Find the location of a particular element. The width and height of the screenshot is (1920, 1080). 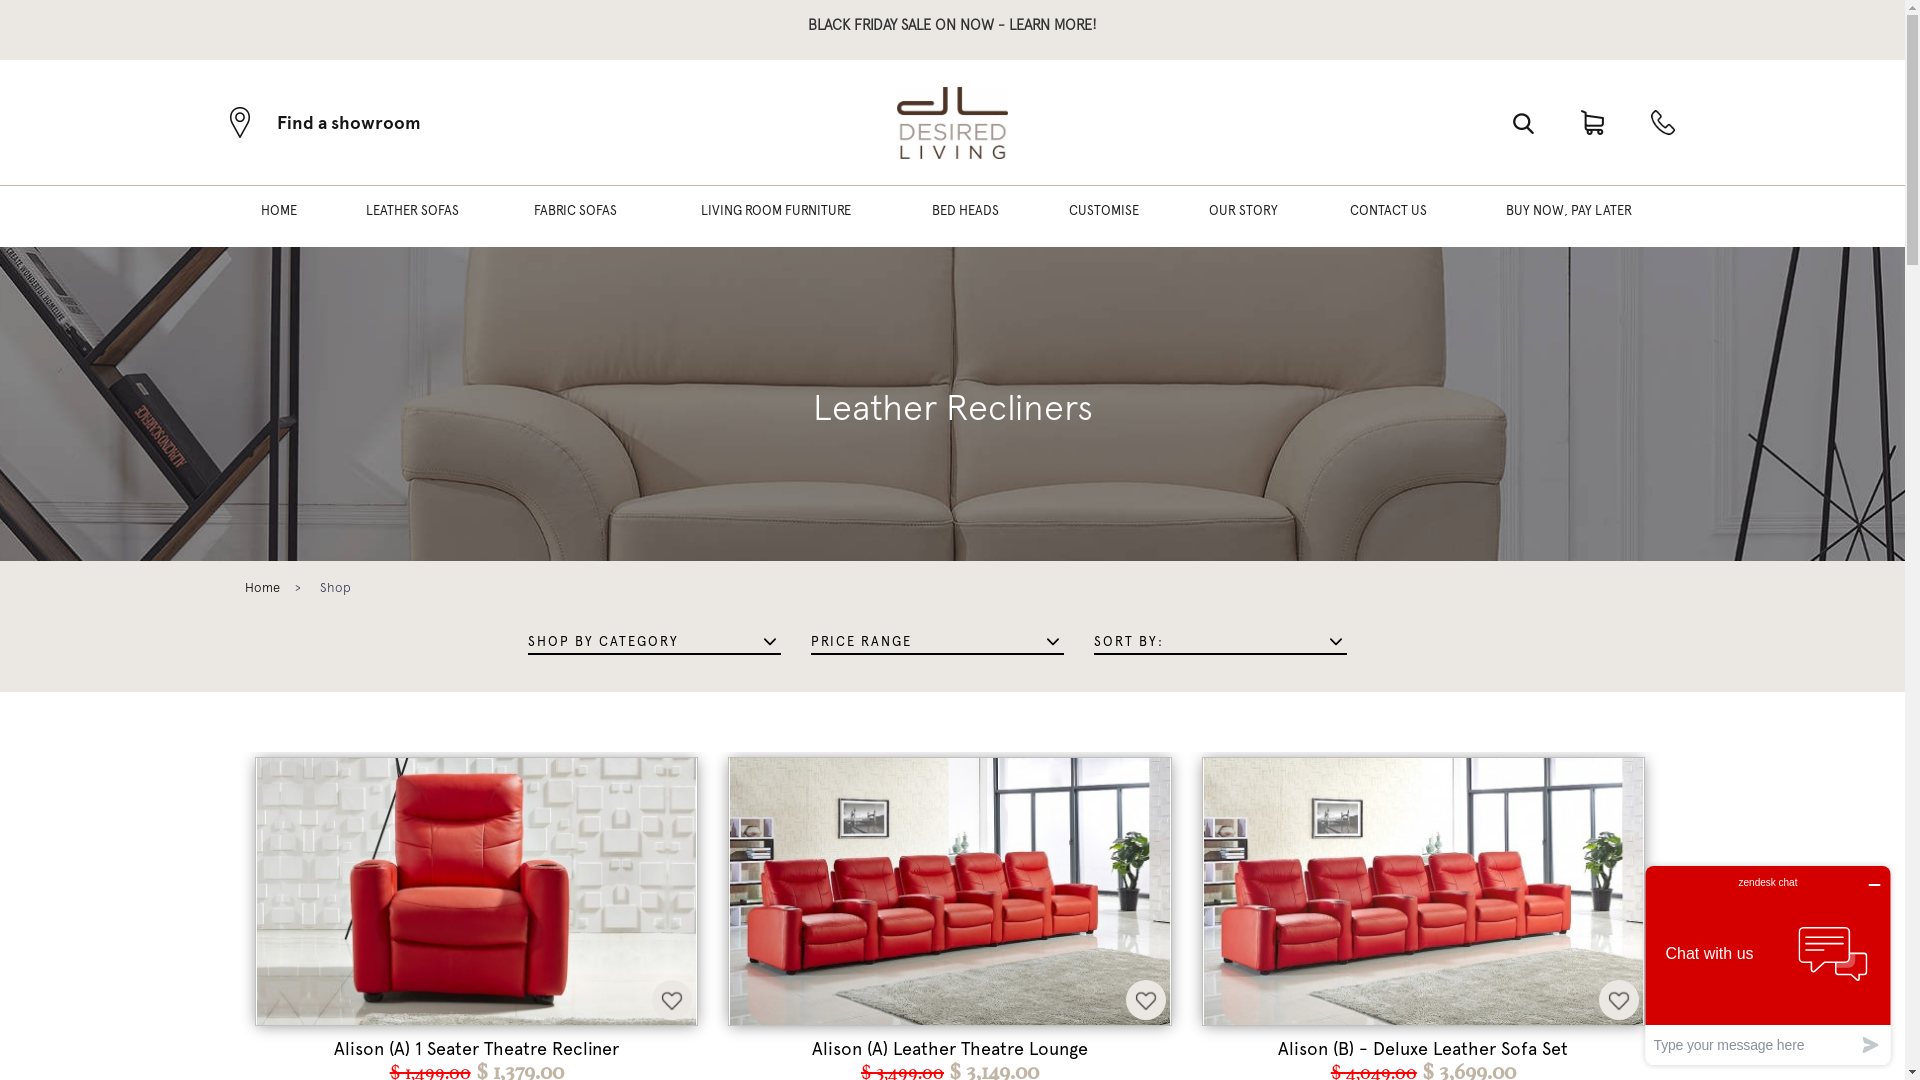

'Opens a widget where you can chat to one of our agents' is located at coordinates (1767, 964).